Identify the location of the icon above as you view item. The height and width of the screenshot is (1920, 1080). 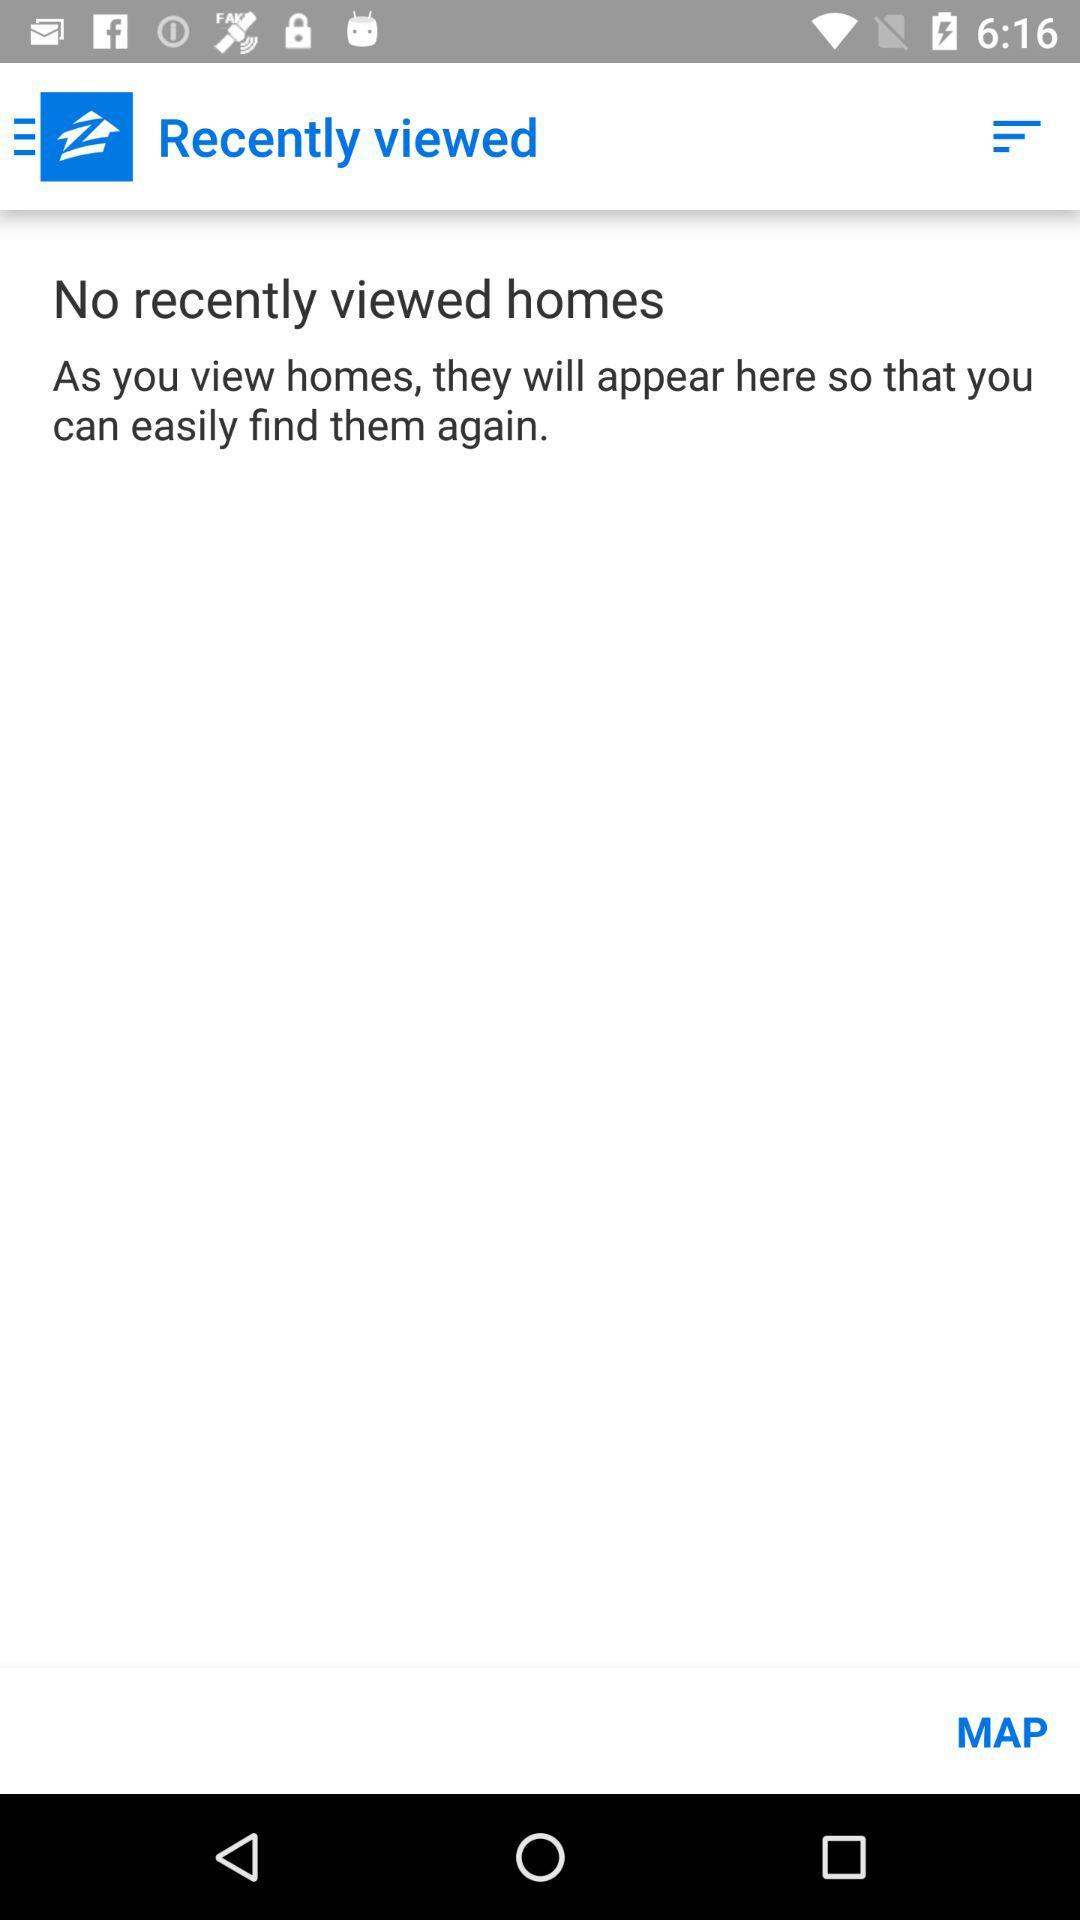
(1017, 135).